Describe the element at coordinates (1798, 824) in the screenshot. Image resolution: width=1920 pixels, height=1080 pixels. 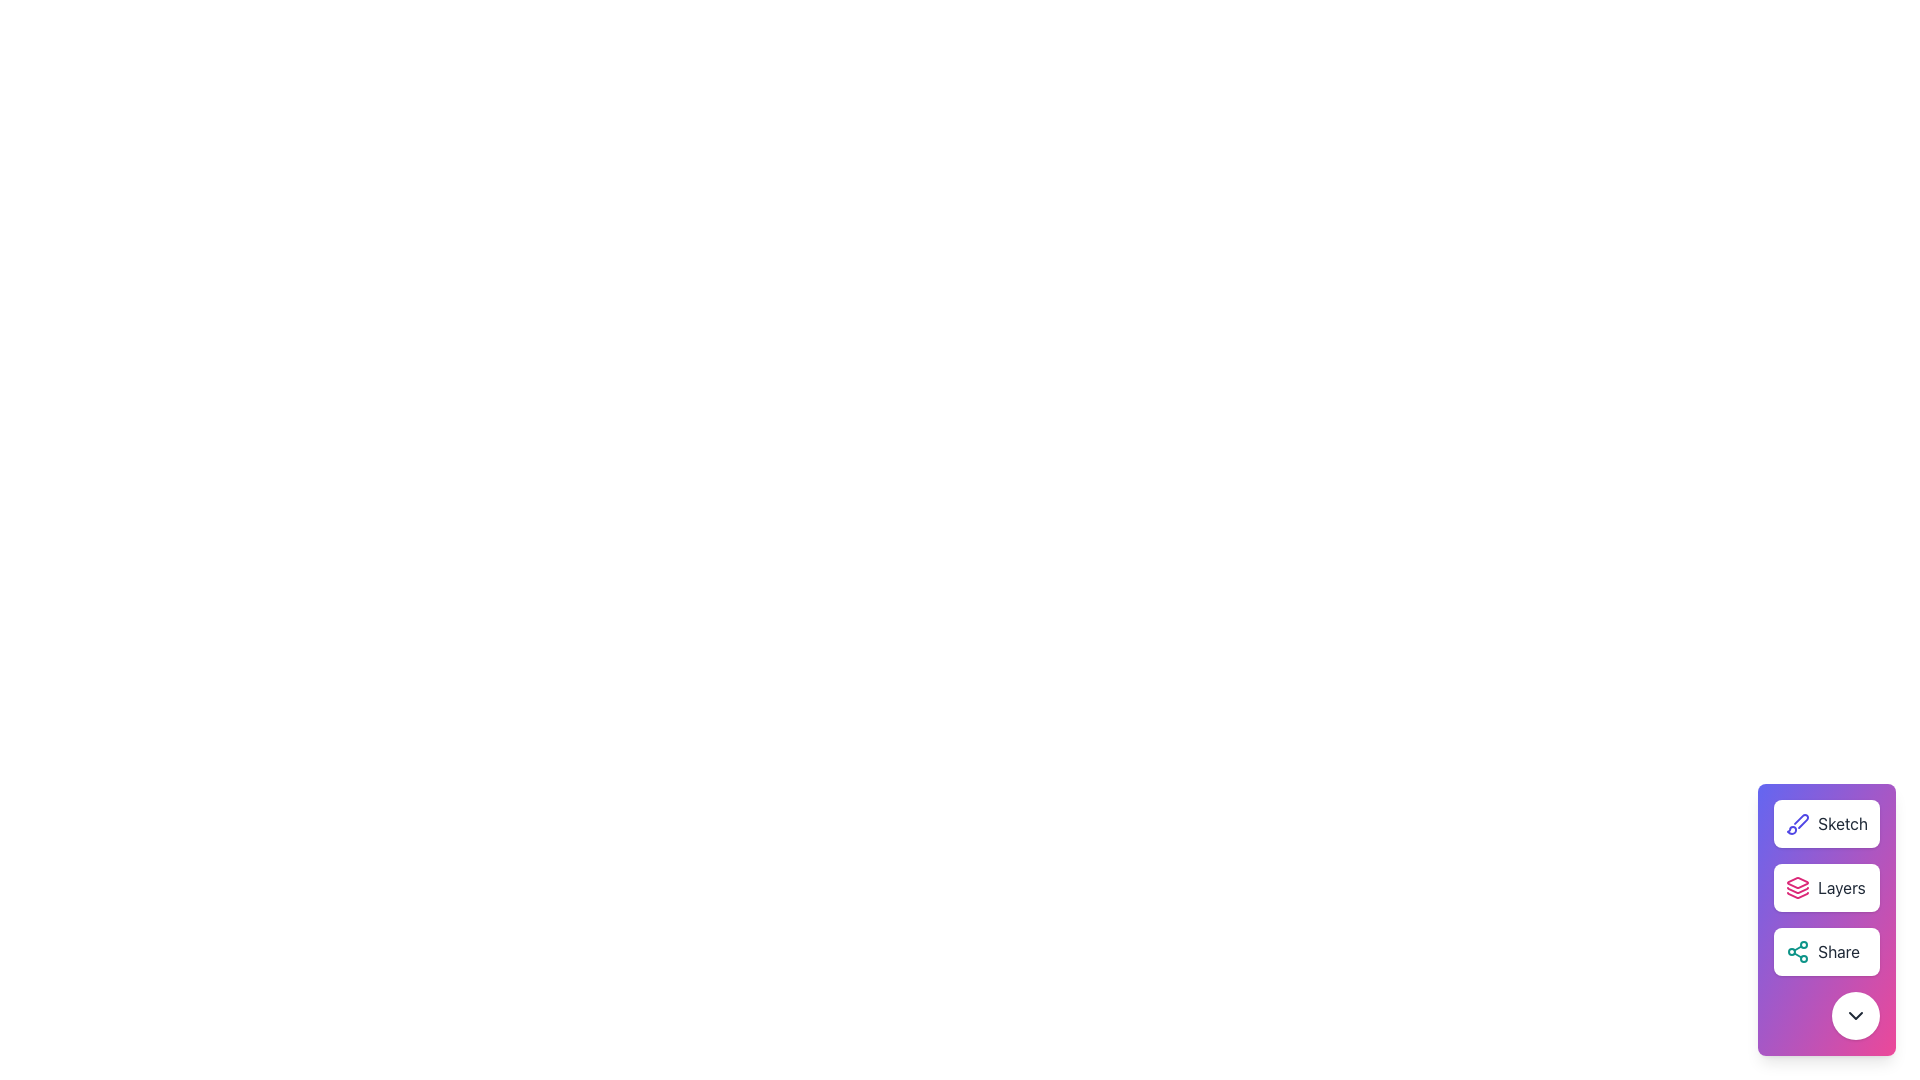
I see `the 'Sketch' icon located at the top of the vertical menu` at that location.